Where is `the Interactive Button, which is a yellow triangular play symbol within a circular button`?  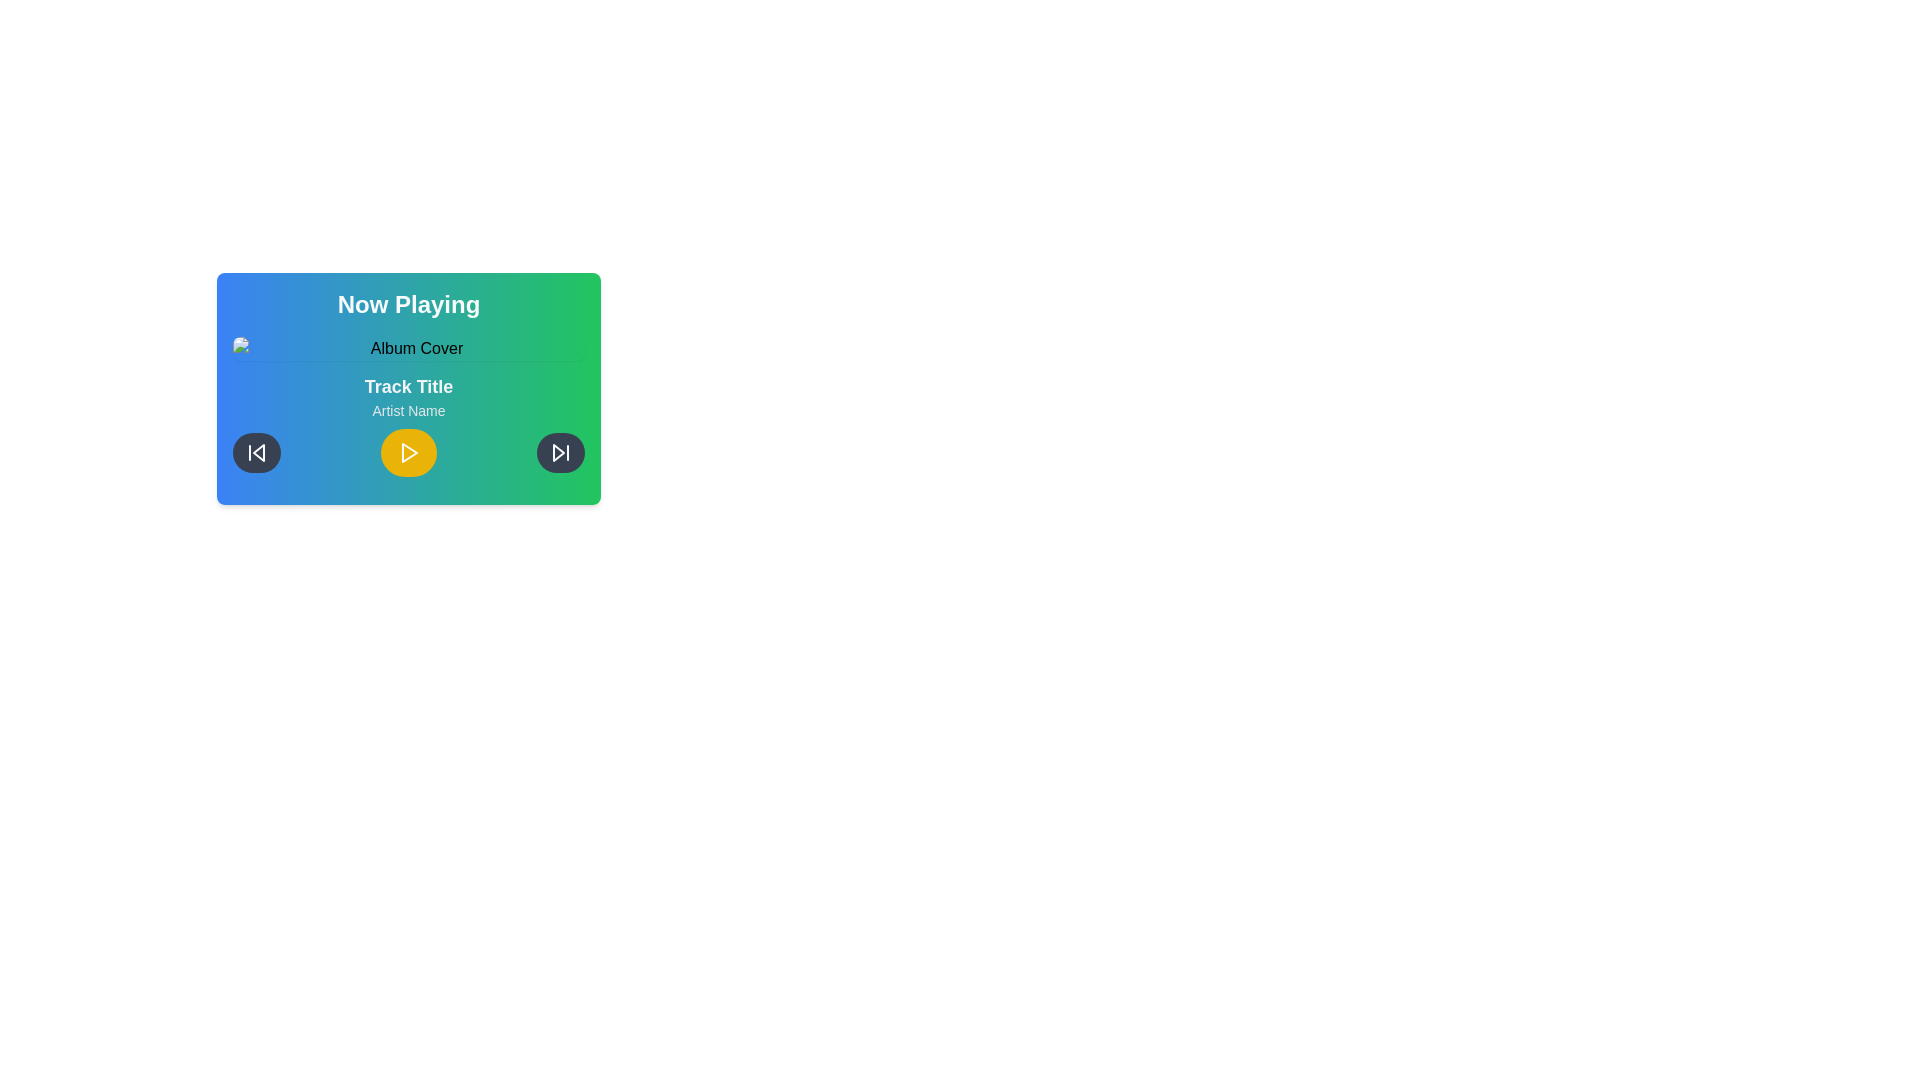
the Interactive Button, which is a yellow triangular play symbol within a circular button is located at coordinates (408, 452).